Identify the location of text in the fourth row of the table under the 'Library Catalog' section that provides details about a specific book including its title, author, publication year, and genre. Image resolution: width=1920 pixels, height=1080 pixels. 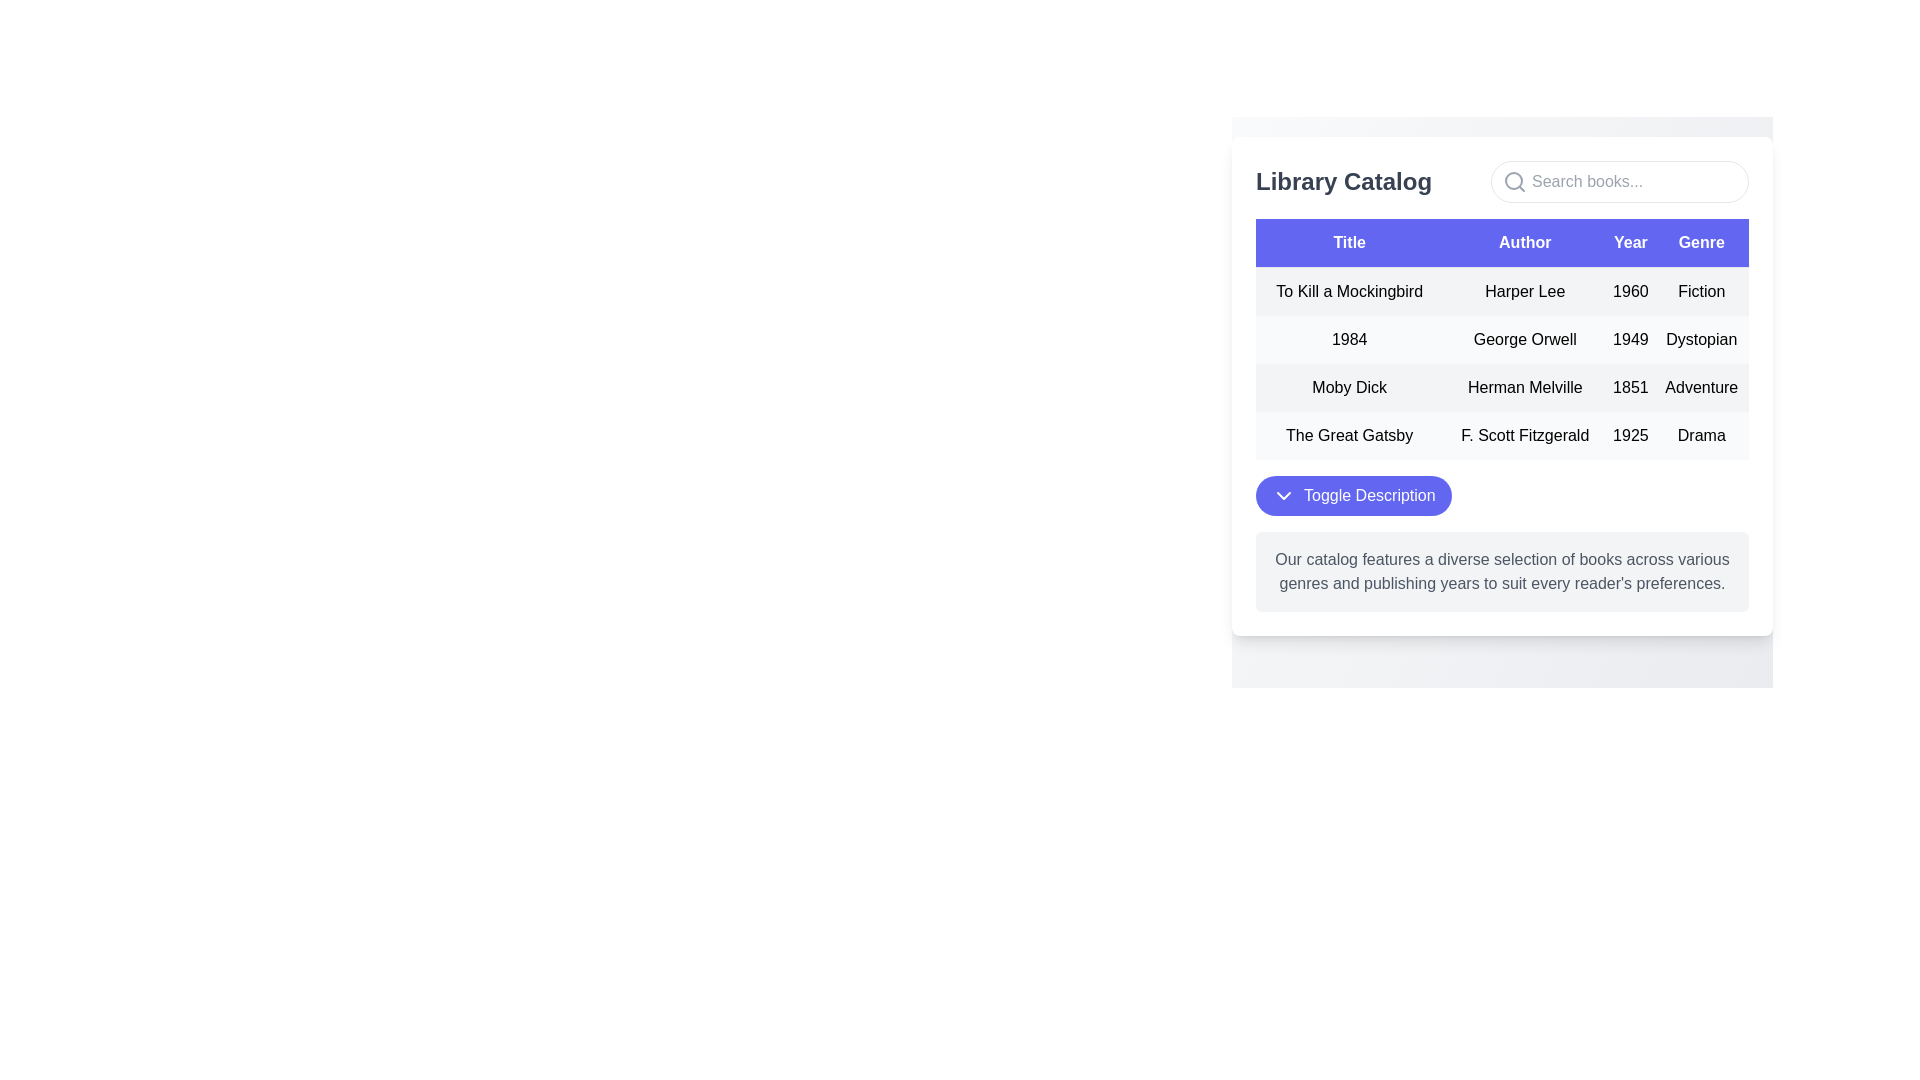
(1502, 434).